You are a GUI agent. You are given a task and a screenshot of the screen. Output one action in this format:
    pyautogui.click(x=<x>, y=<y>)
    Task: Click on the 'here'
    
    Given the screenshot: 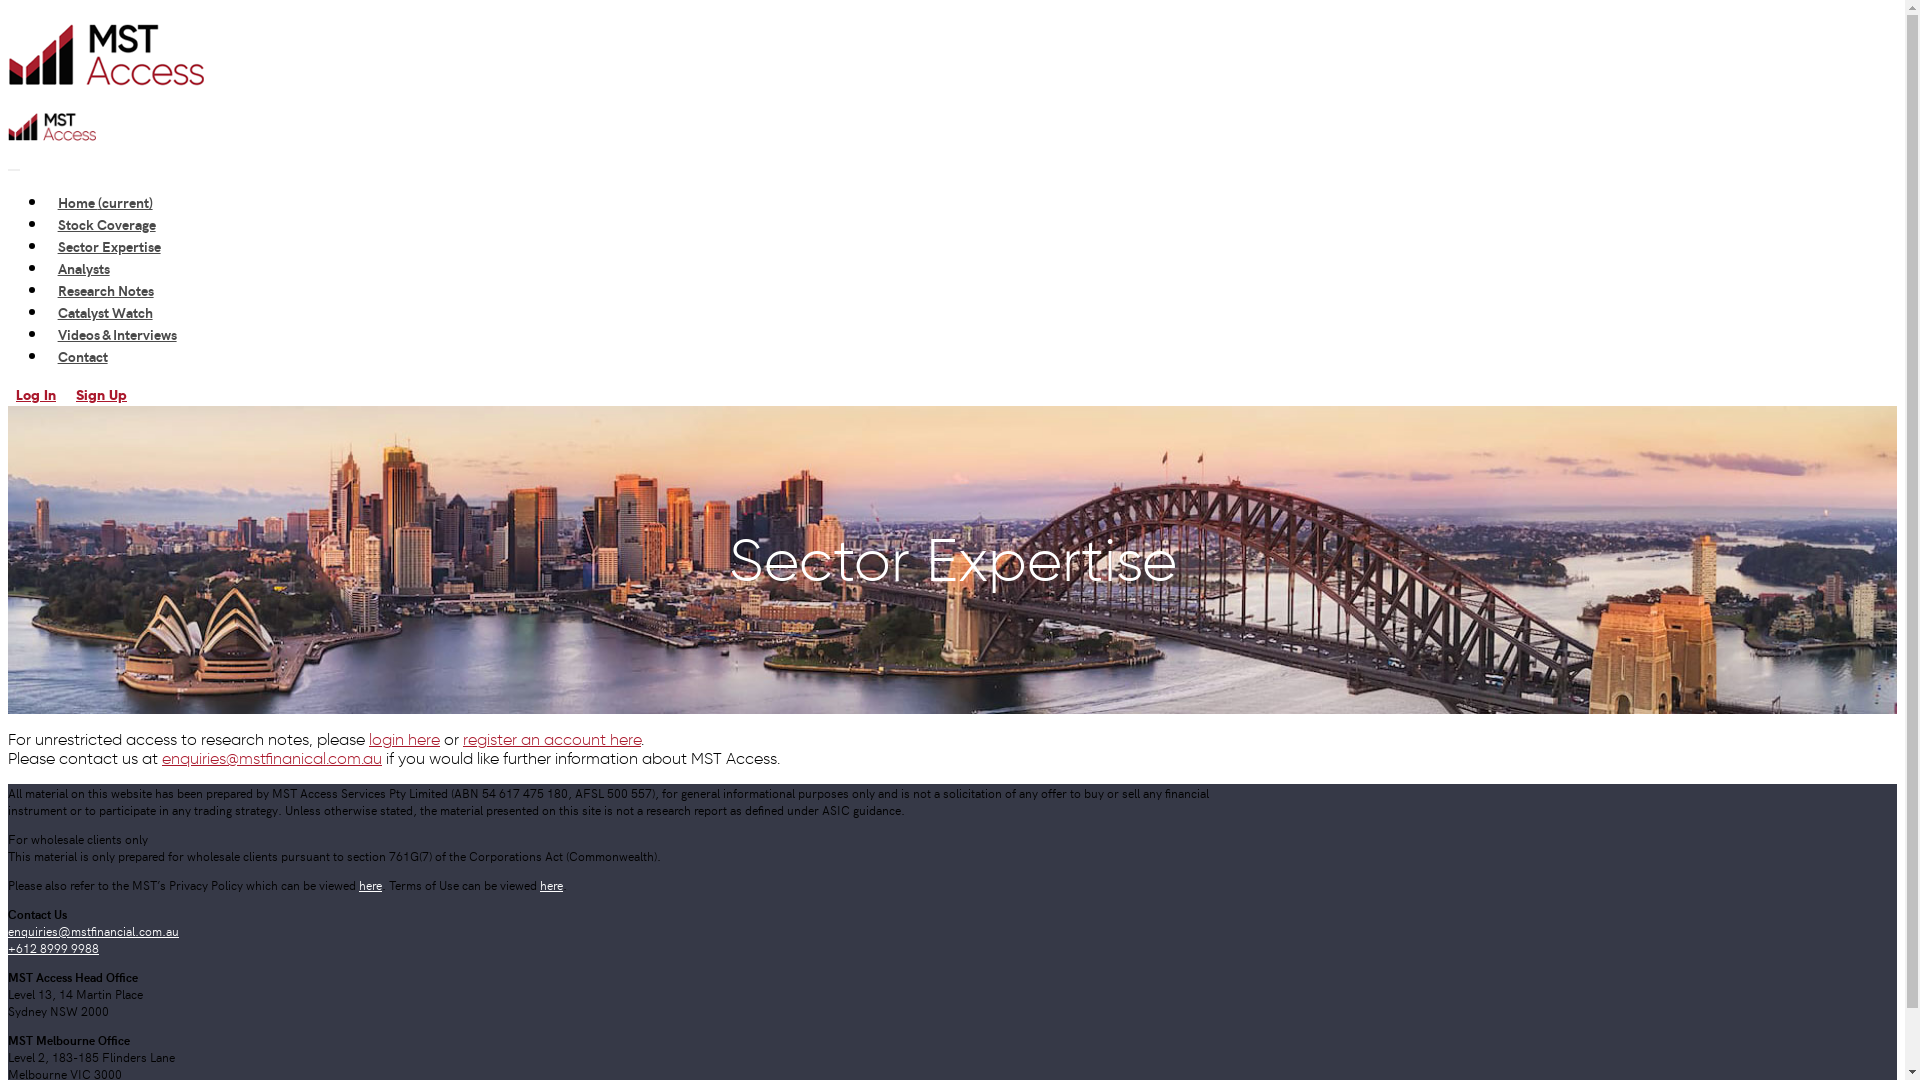 What is the action you would take?
    pyautogui.click(x=551, y=883)
    